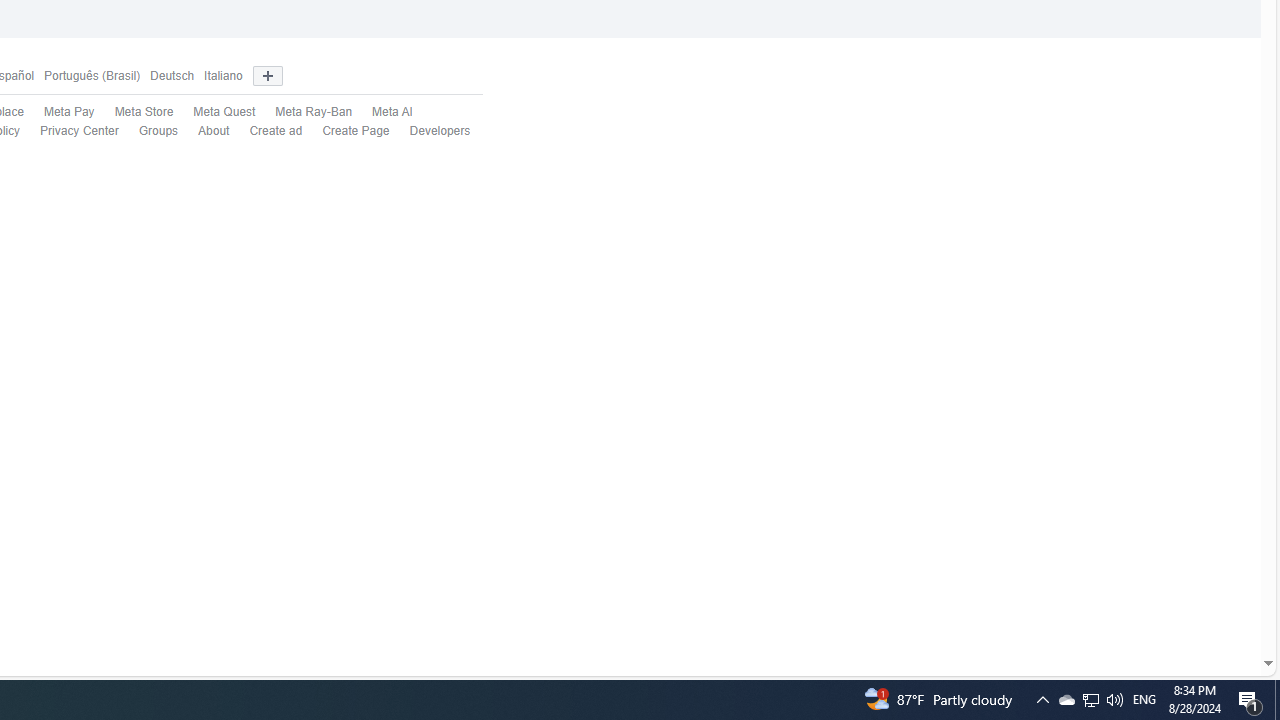 The image size is (1280, 720). I want to click on 'Deutsch', so click(172, 75).